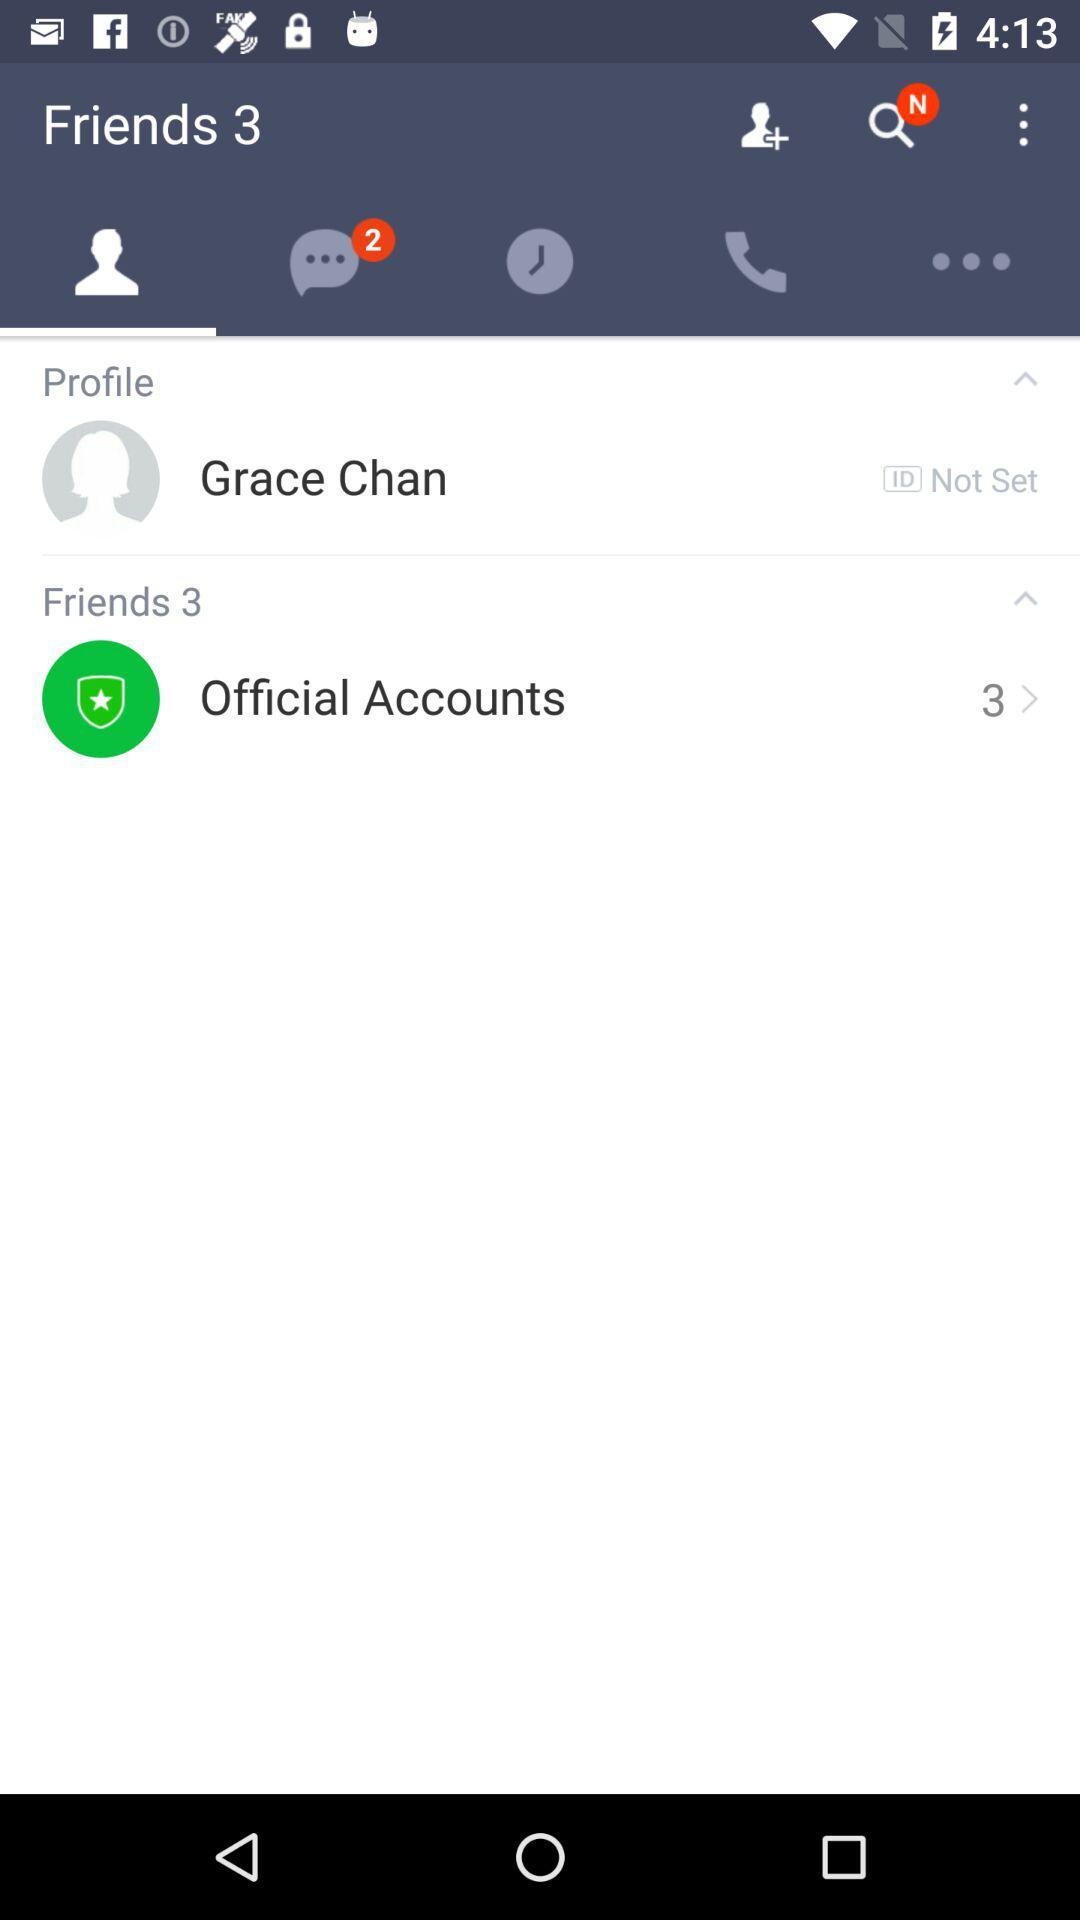  I want to click on phone icon, so click(756, 261).